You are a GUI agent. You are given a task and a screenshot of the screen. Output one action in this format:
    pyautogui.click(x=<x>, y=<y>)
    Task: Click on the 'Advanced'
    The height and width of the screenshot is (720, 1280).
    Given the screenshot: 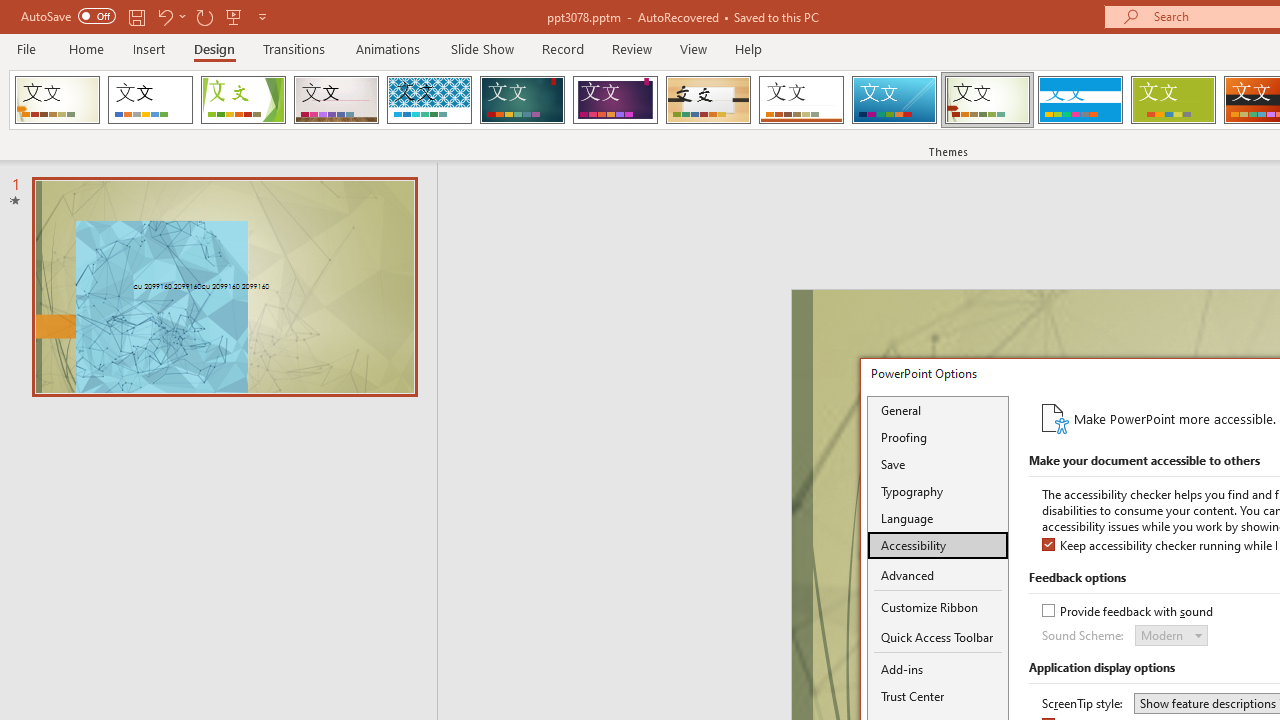 What is the action you would take?
    pyautogui.click(x=937, y=576)
    